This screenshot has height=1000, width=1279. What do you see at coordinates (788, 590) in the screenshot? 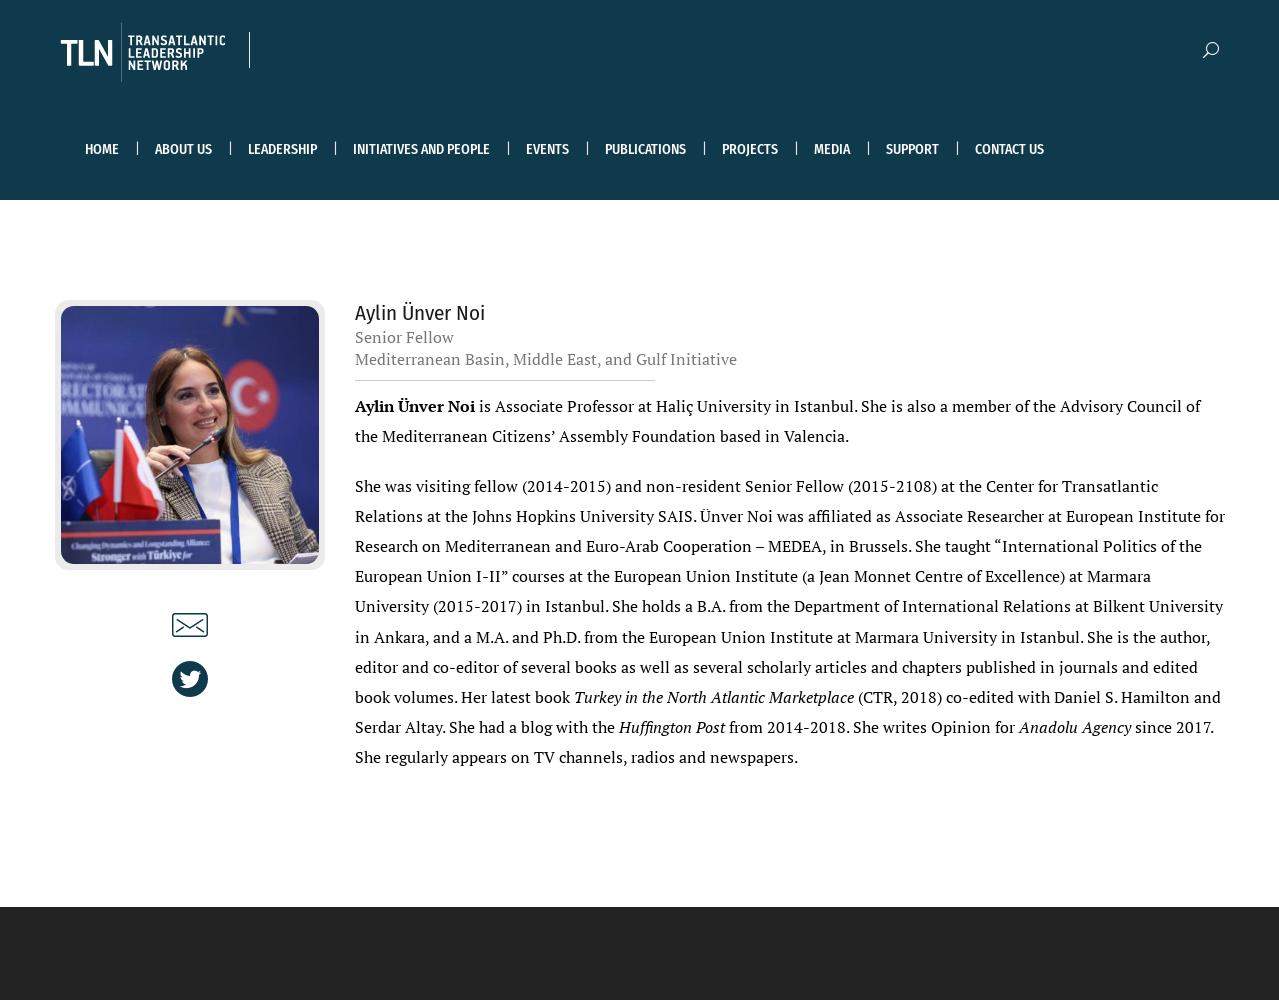
I see `'She was visiting fellow (2014-2015) and non-resident Senior Fellow (2015-2108) at the Center for Transatlantic Relations at the Johns Hopkins University SAIS. Ünver Noi was affiliated as Associate Researcher at European Institute for Research on Mediterranean and Euro-Arab Cooperation – MEDEA, in Brussels. She taught “International Politics of the European Union I-II” courses at the European Union Institute (a Jean Monnet Centre of Excellence) at Marmara University (2015-2017) in Istanbul. She holds a B.A. from the Department of International Relations at Bilkent University in Ankara, and a M.A. and Ph.D. from the European Union Institute at Marmara University in Istanbul. She is the author, editor and co-editor of several books as well as several scholarly articles and chapters published in journals and edited book volumes. Her latest book'` at bounding box center [788, 590].